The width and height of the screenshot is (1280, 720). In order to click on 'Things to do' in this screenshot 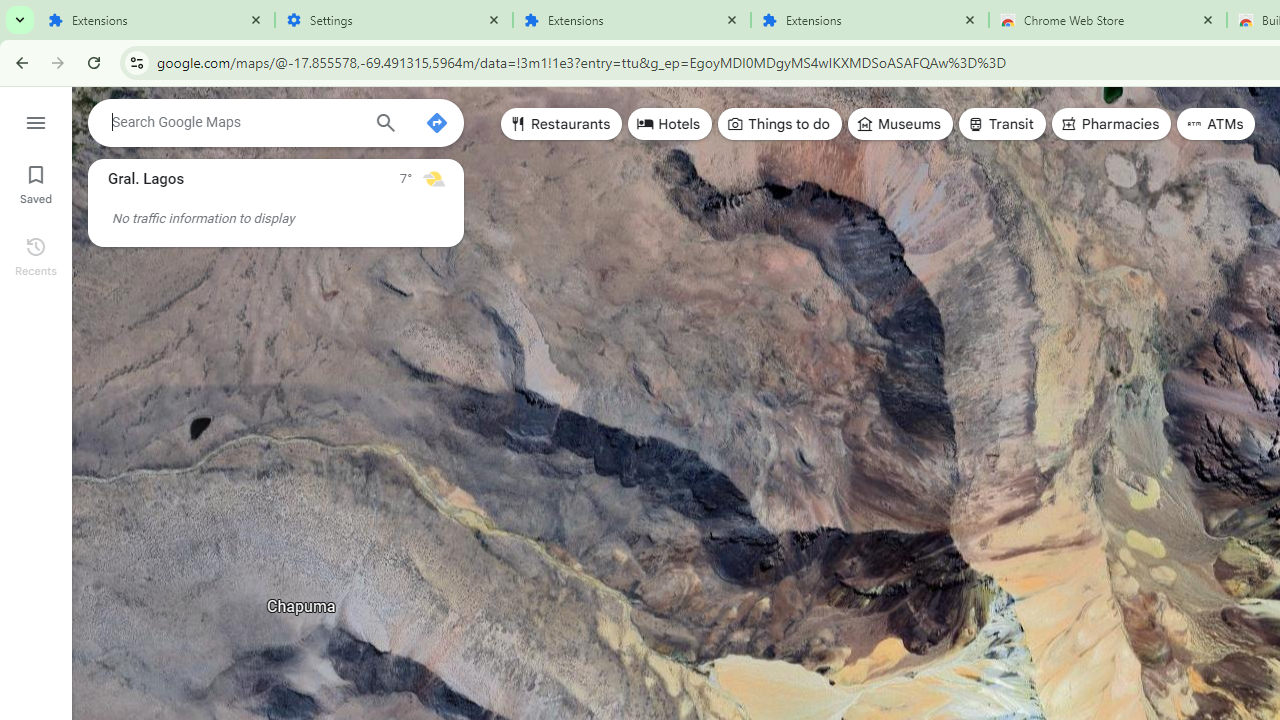, I will do `click(779, 124)`.